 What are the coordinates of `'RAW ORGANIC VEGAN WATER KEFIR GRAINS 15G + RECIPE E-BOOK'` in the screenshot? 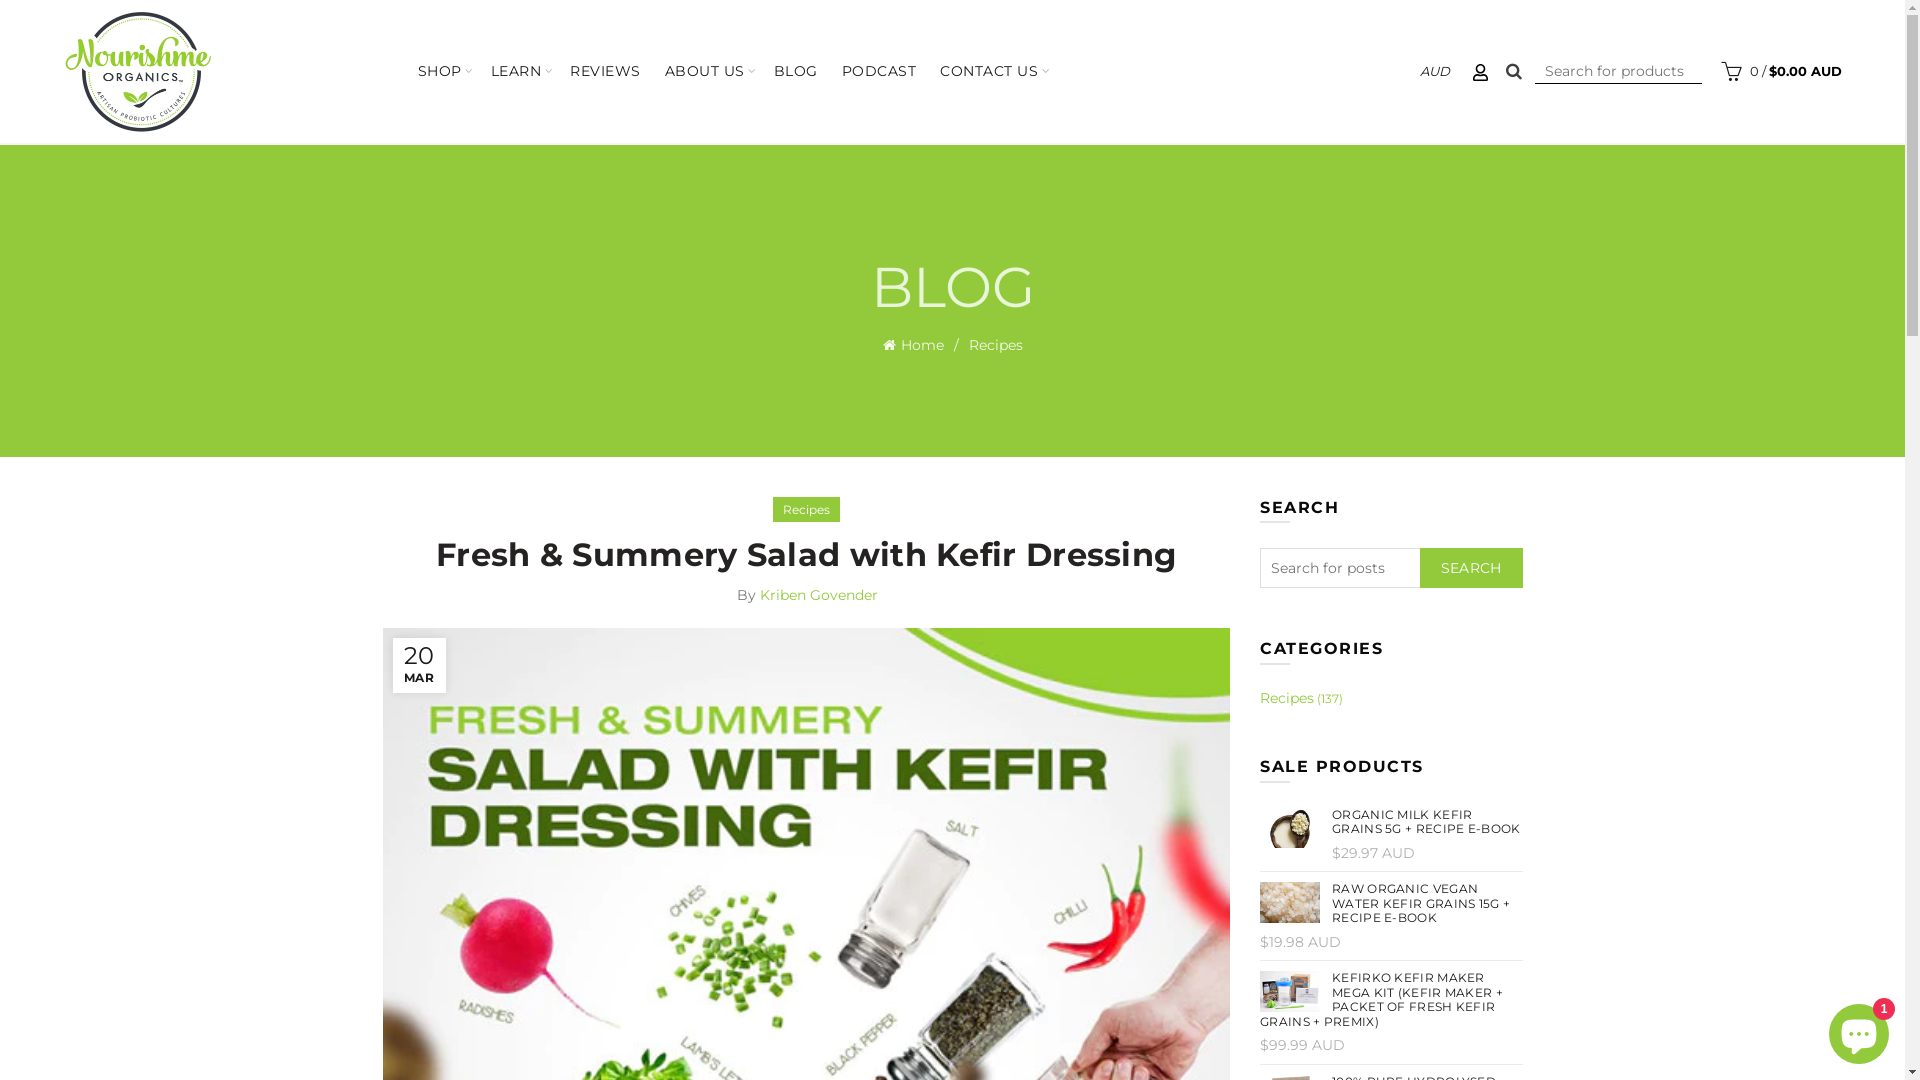 It's located at (1390, 903).